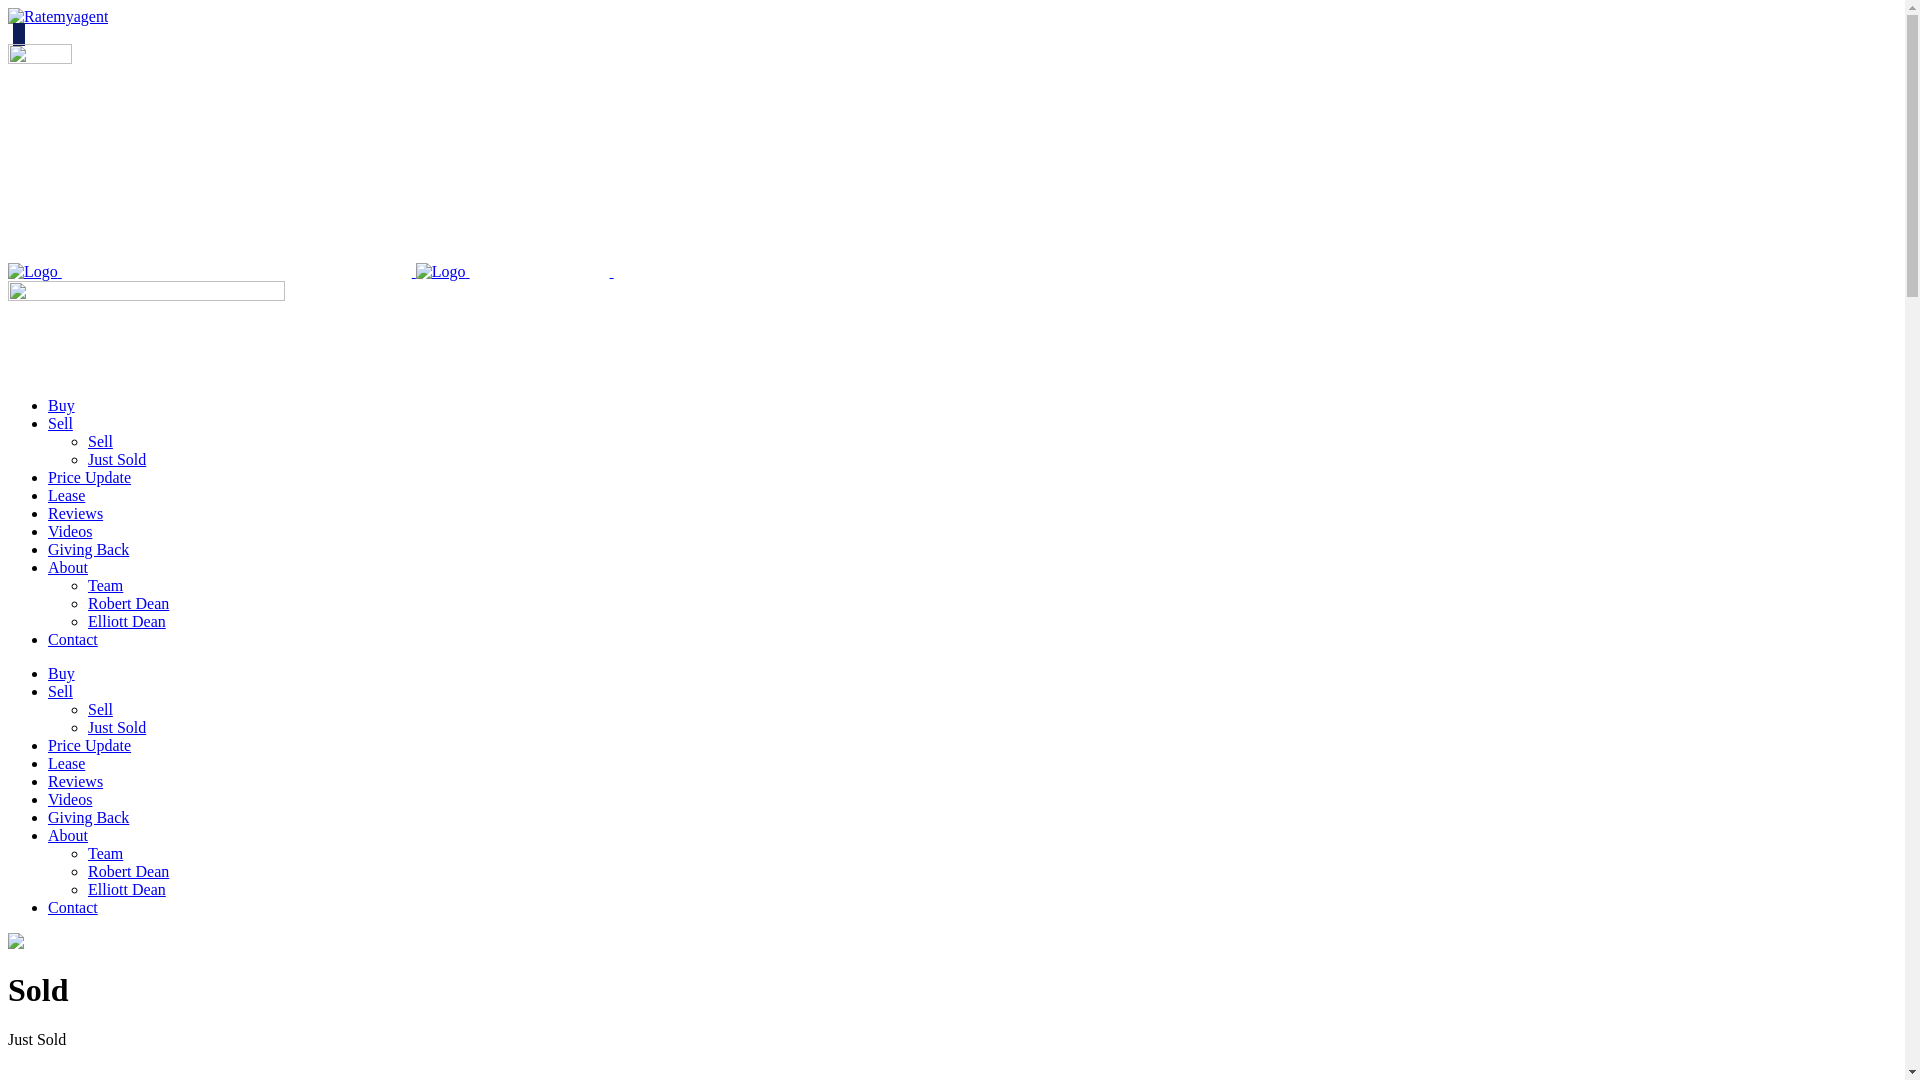 This screenshot has height=1080, width=1920. What do you see at coordinates (104, 853) in the screenshot?
I see `'Team'` at bounding box center [104, 853].